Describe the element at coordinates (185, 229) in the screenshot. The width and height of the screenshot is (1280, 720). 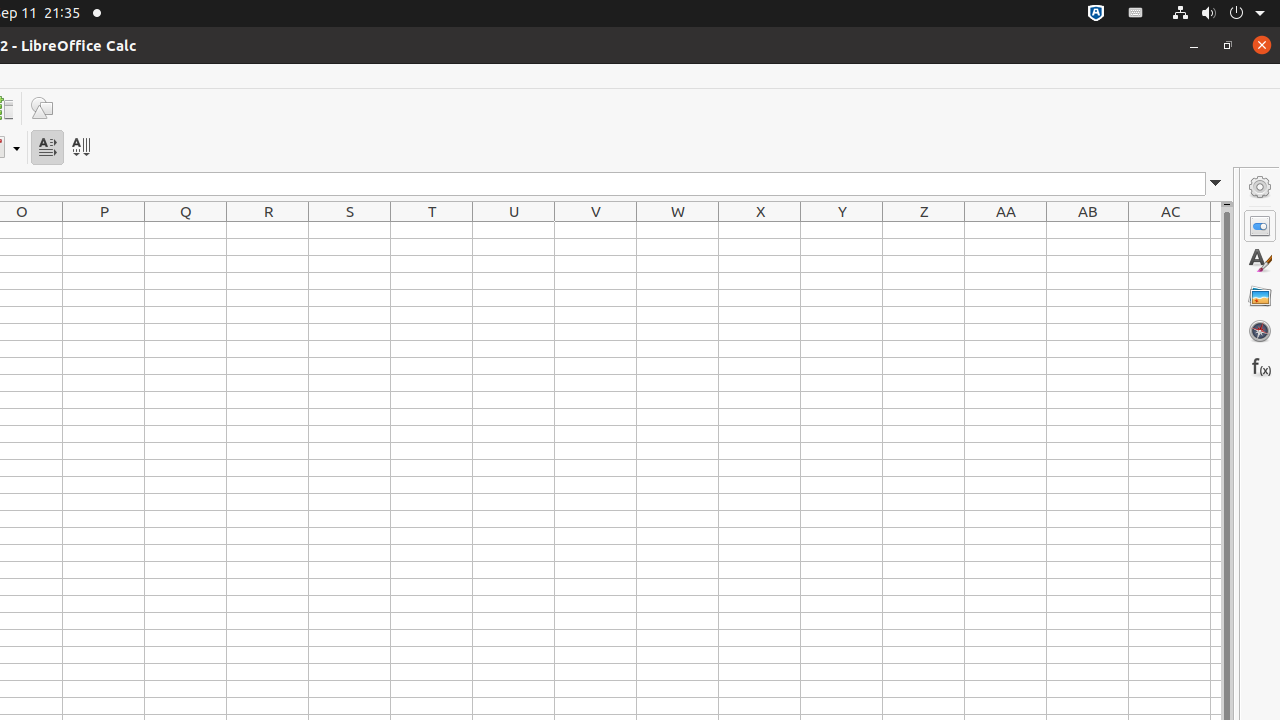
I see `'Q1'` at that location.